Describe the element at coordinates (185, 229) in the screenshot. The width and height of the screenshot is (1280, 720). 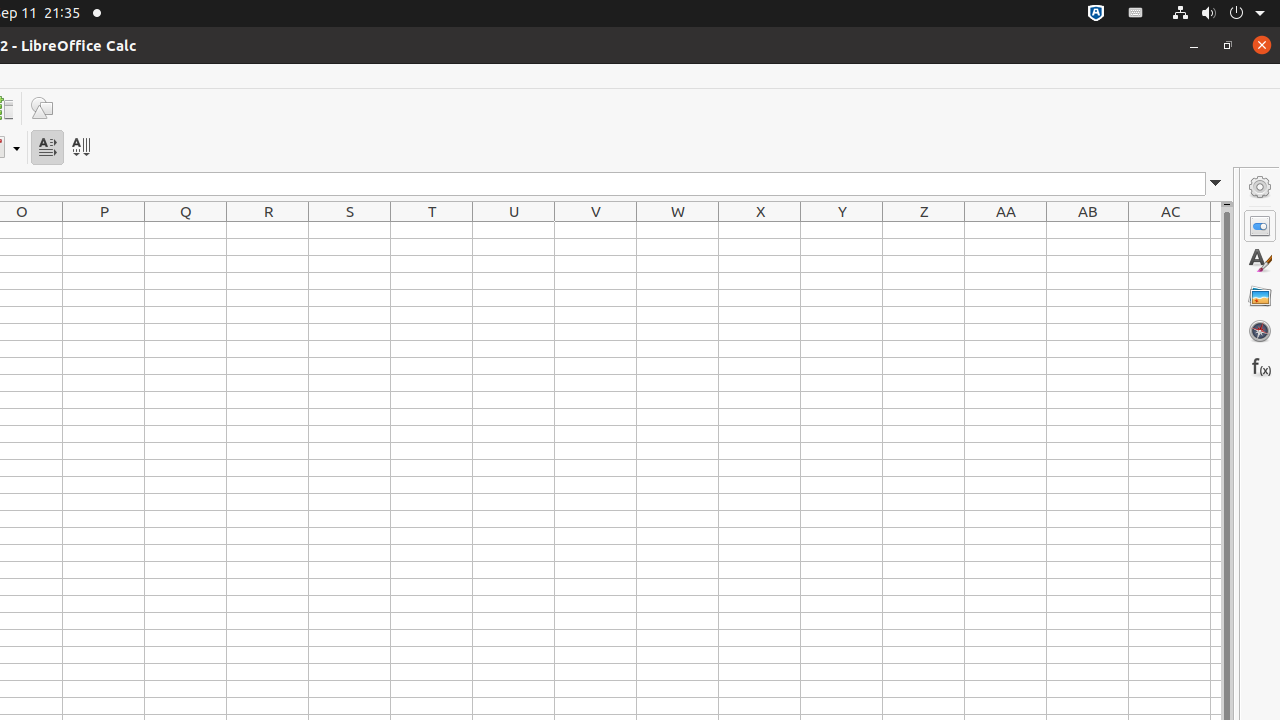
I see `'Q1'` at that location.